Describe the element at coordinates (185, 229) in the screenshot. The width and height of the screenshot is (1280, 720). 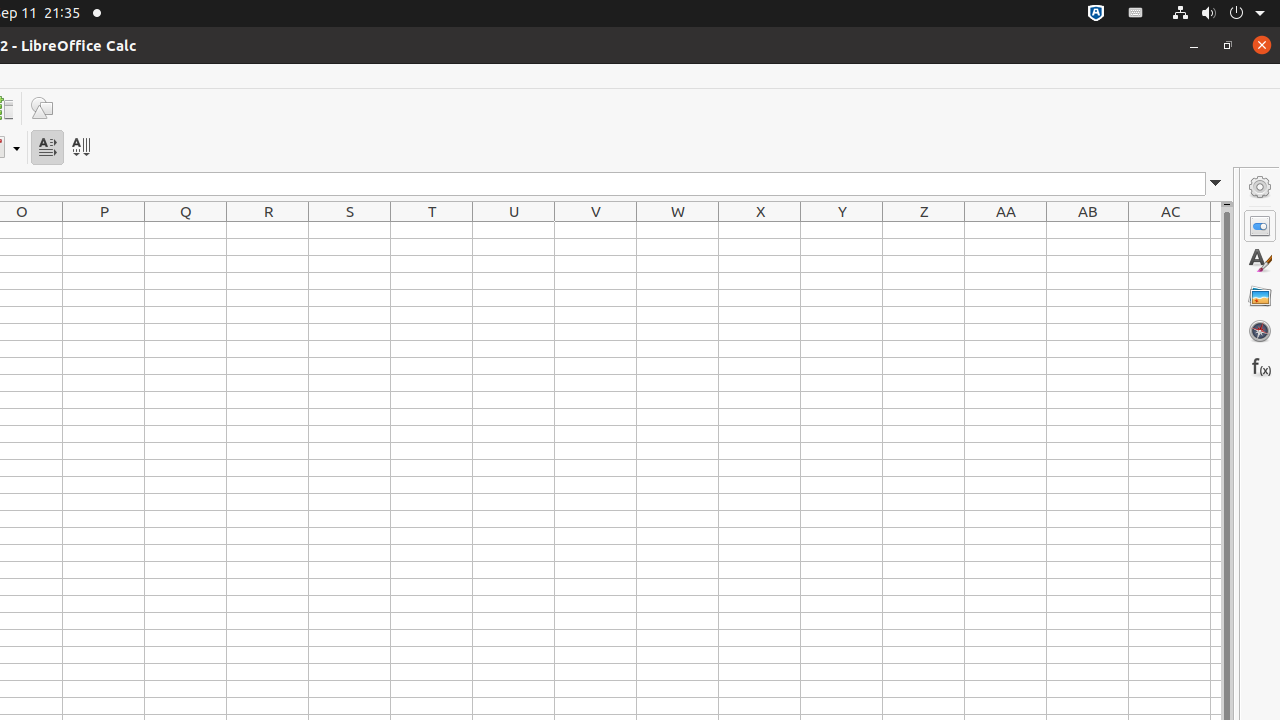
I see `'Q1'` at that location.